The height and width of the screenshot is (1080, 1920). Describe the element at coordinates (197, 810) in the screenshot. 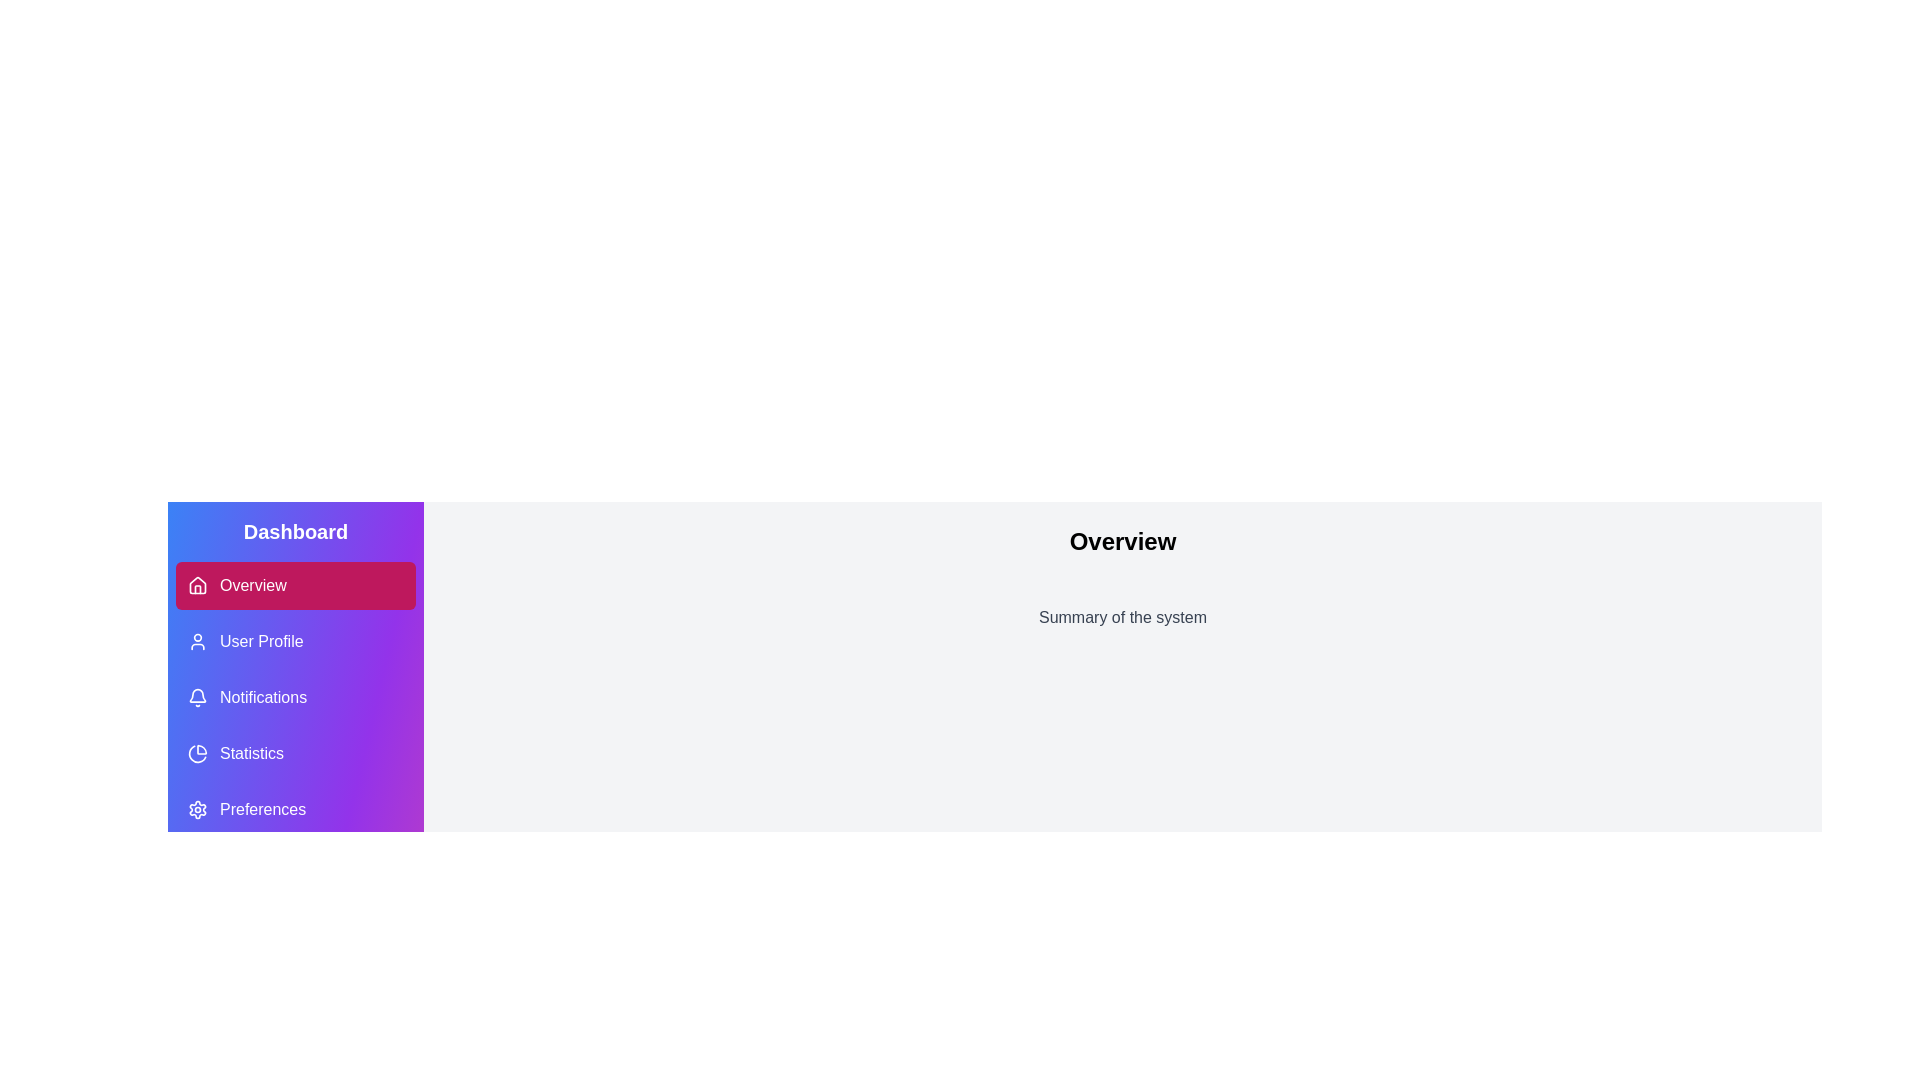

I see `the gear icon located at the bottom of the left-hand navigation menu` at that location.